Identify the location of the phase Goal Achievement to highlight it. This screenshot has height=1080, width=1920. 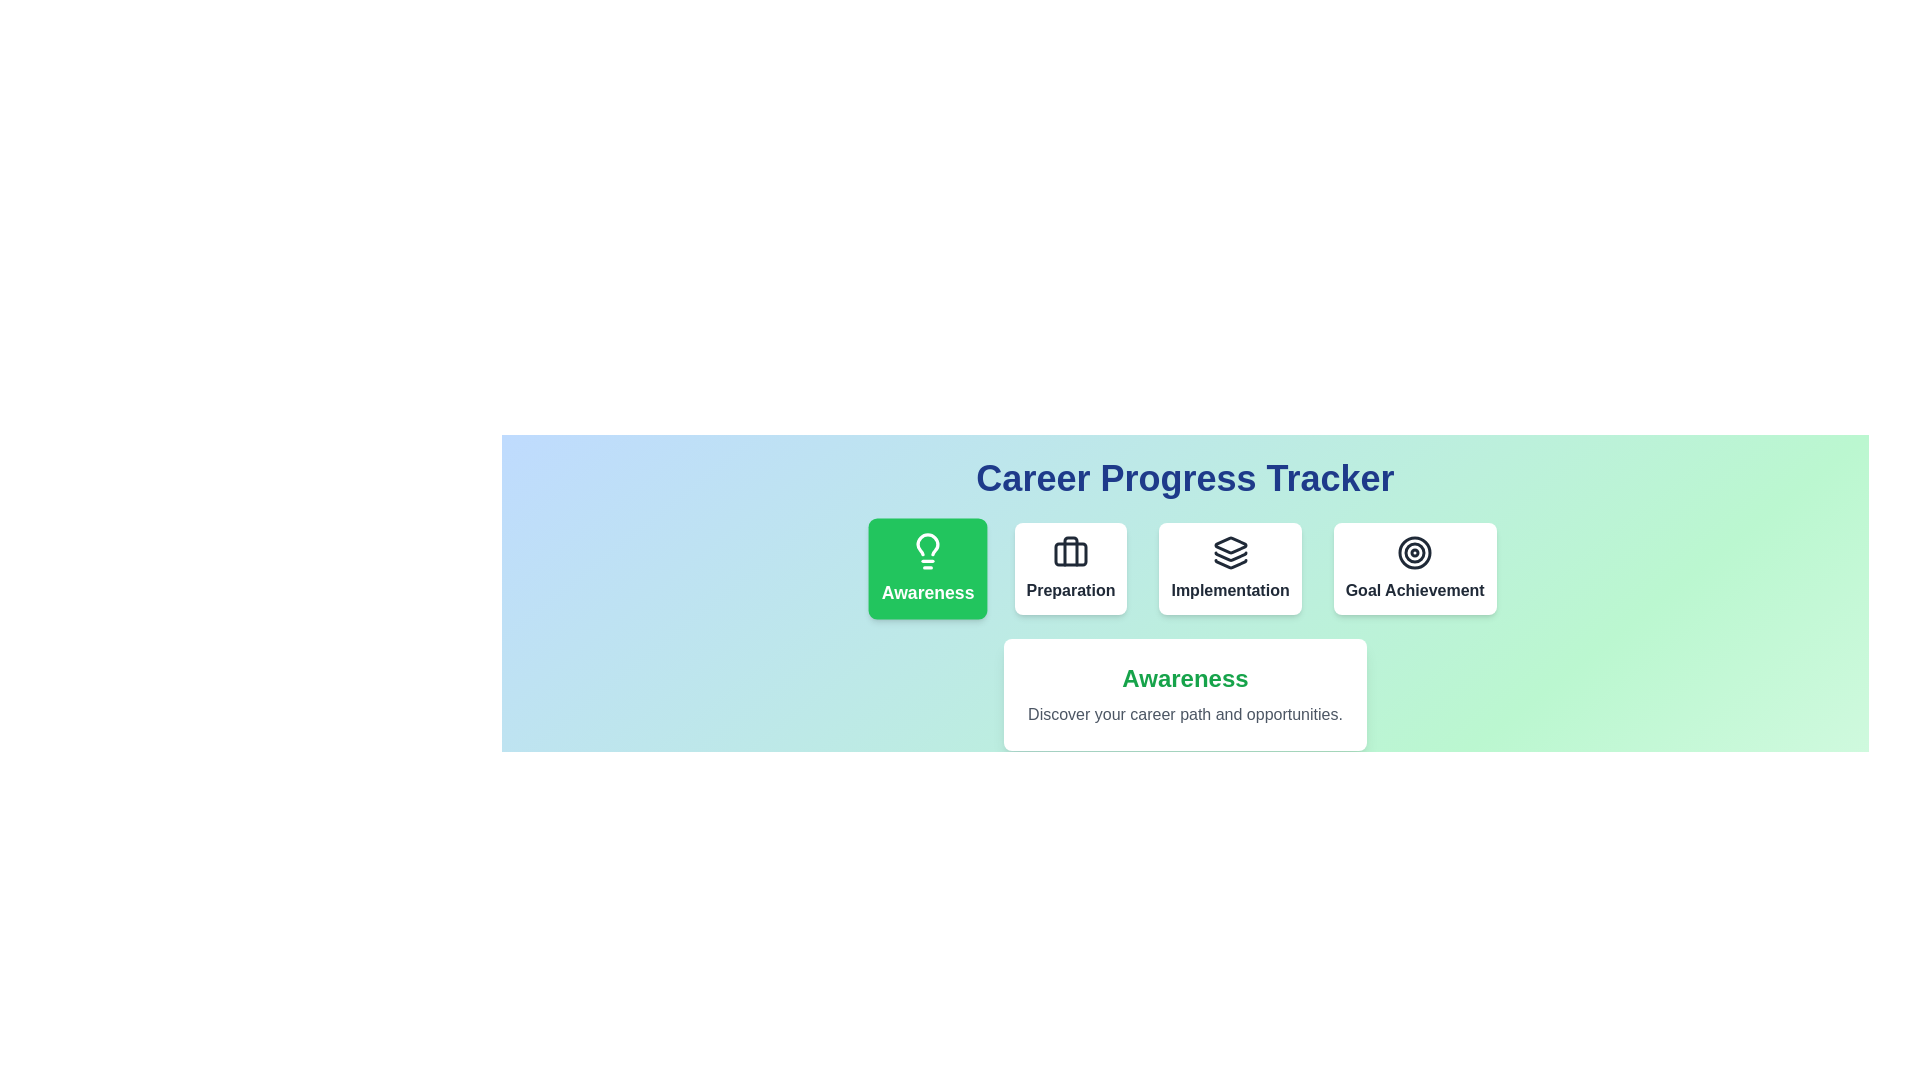
(1414, 569).